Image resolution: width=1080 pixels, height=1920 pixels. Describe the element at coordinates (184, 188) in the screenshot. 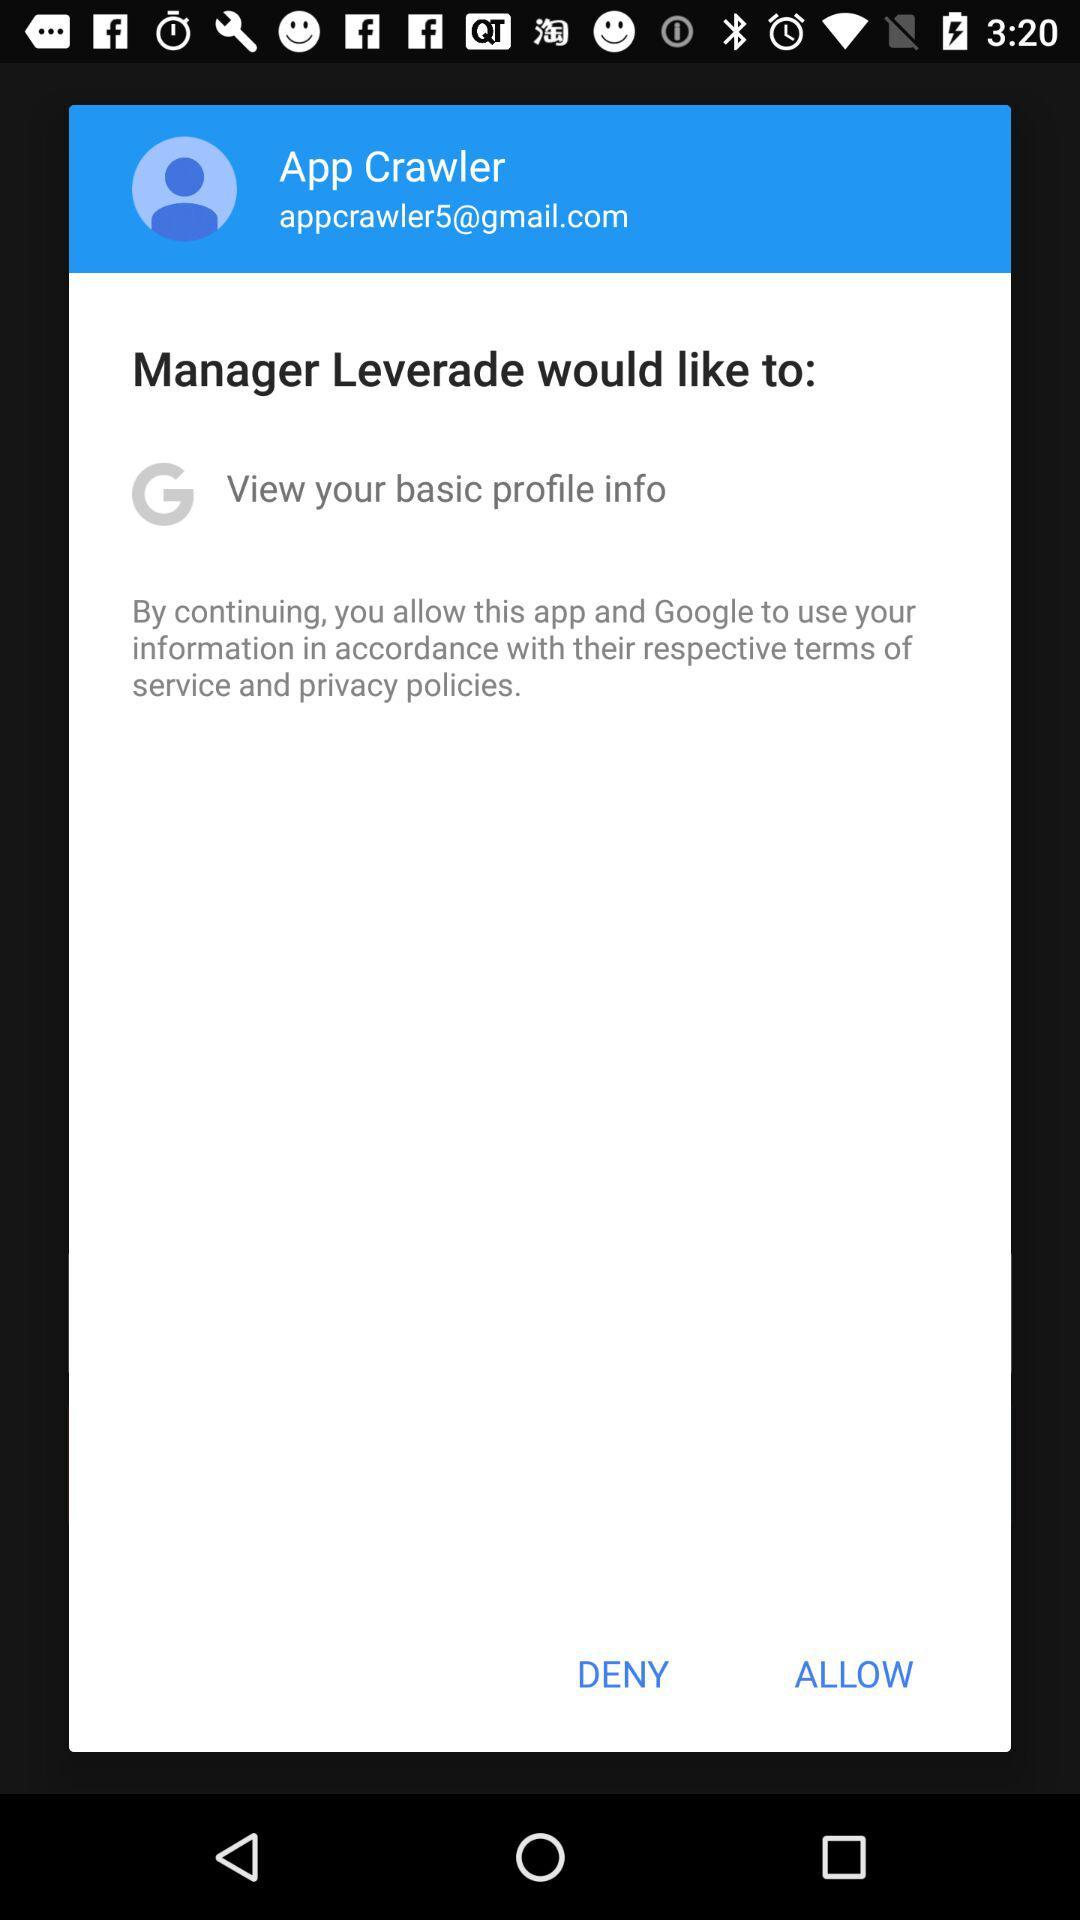

I see `item above manager leverade would item` at that location.